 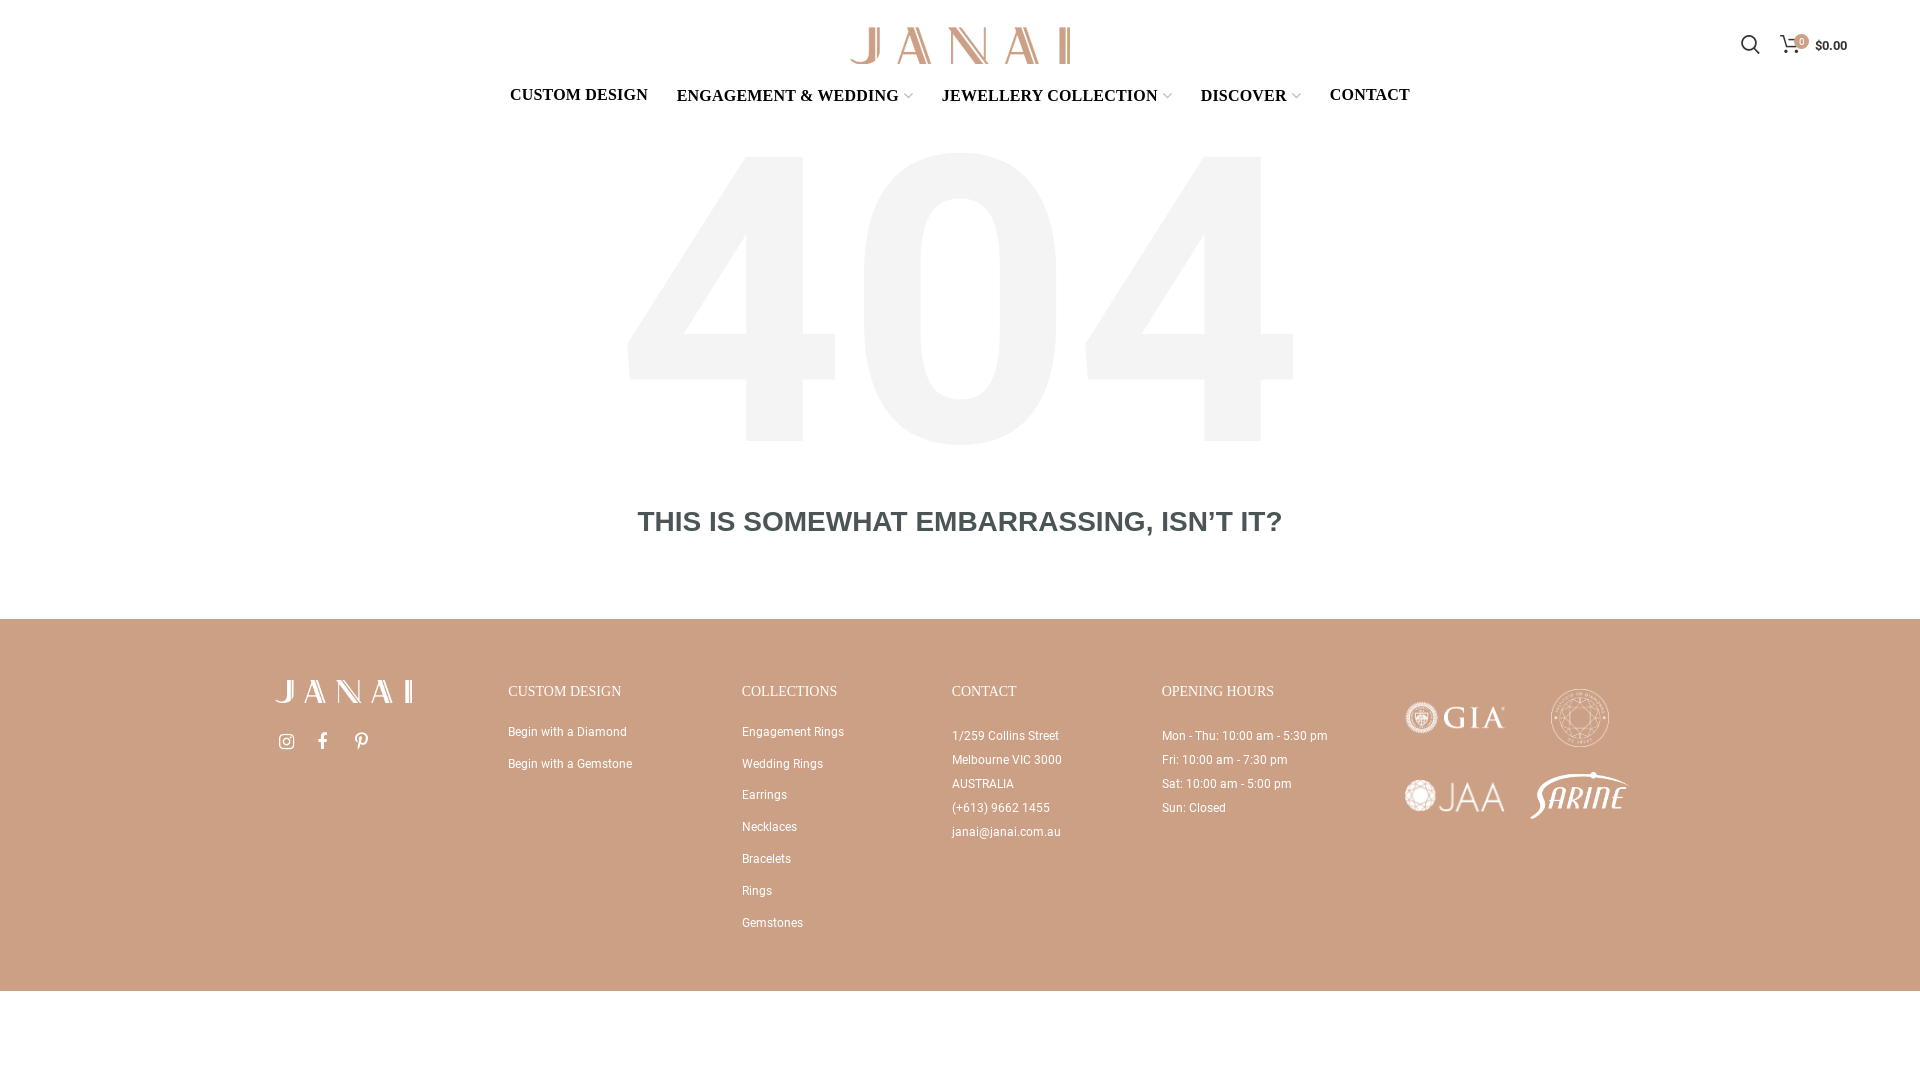 I want to click on 'JEWELLERY COLLECTION', so click(x=1055, y=97).